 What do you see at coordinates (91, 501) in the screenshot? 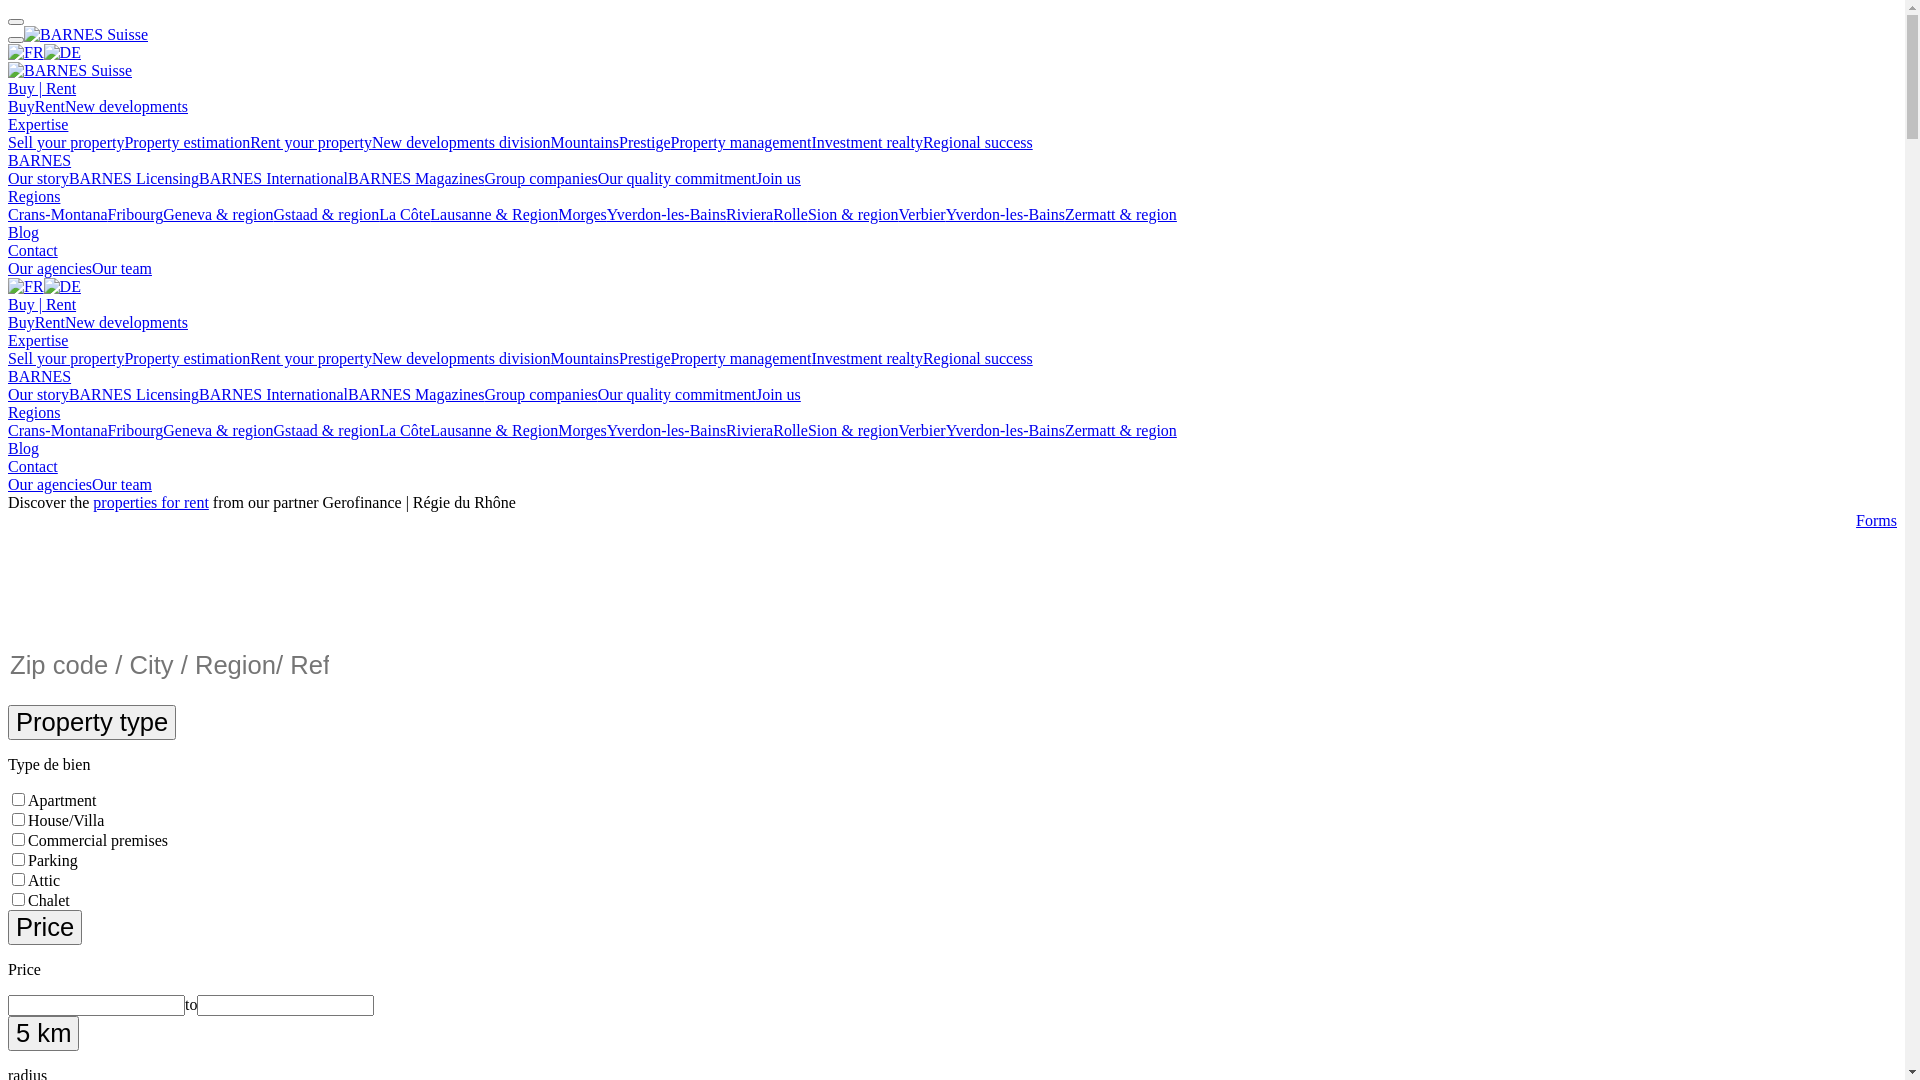
I see `'properties for rent'` at bounding box center [91, 501].